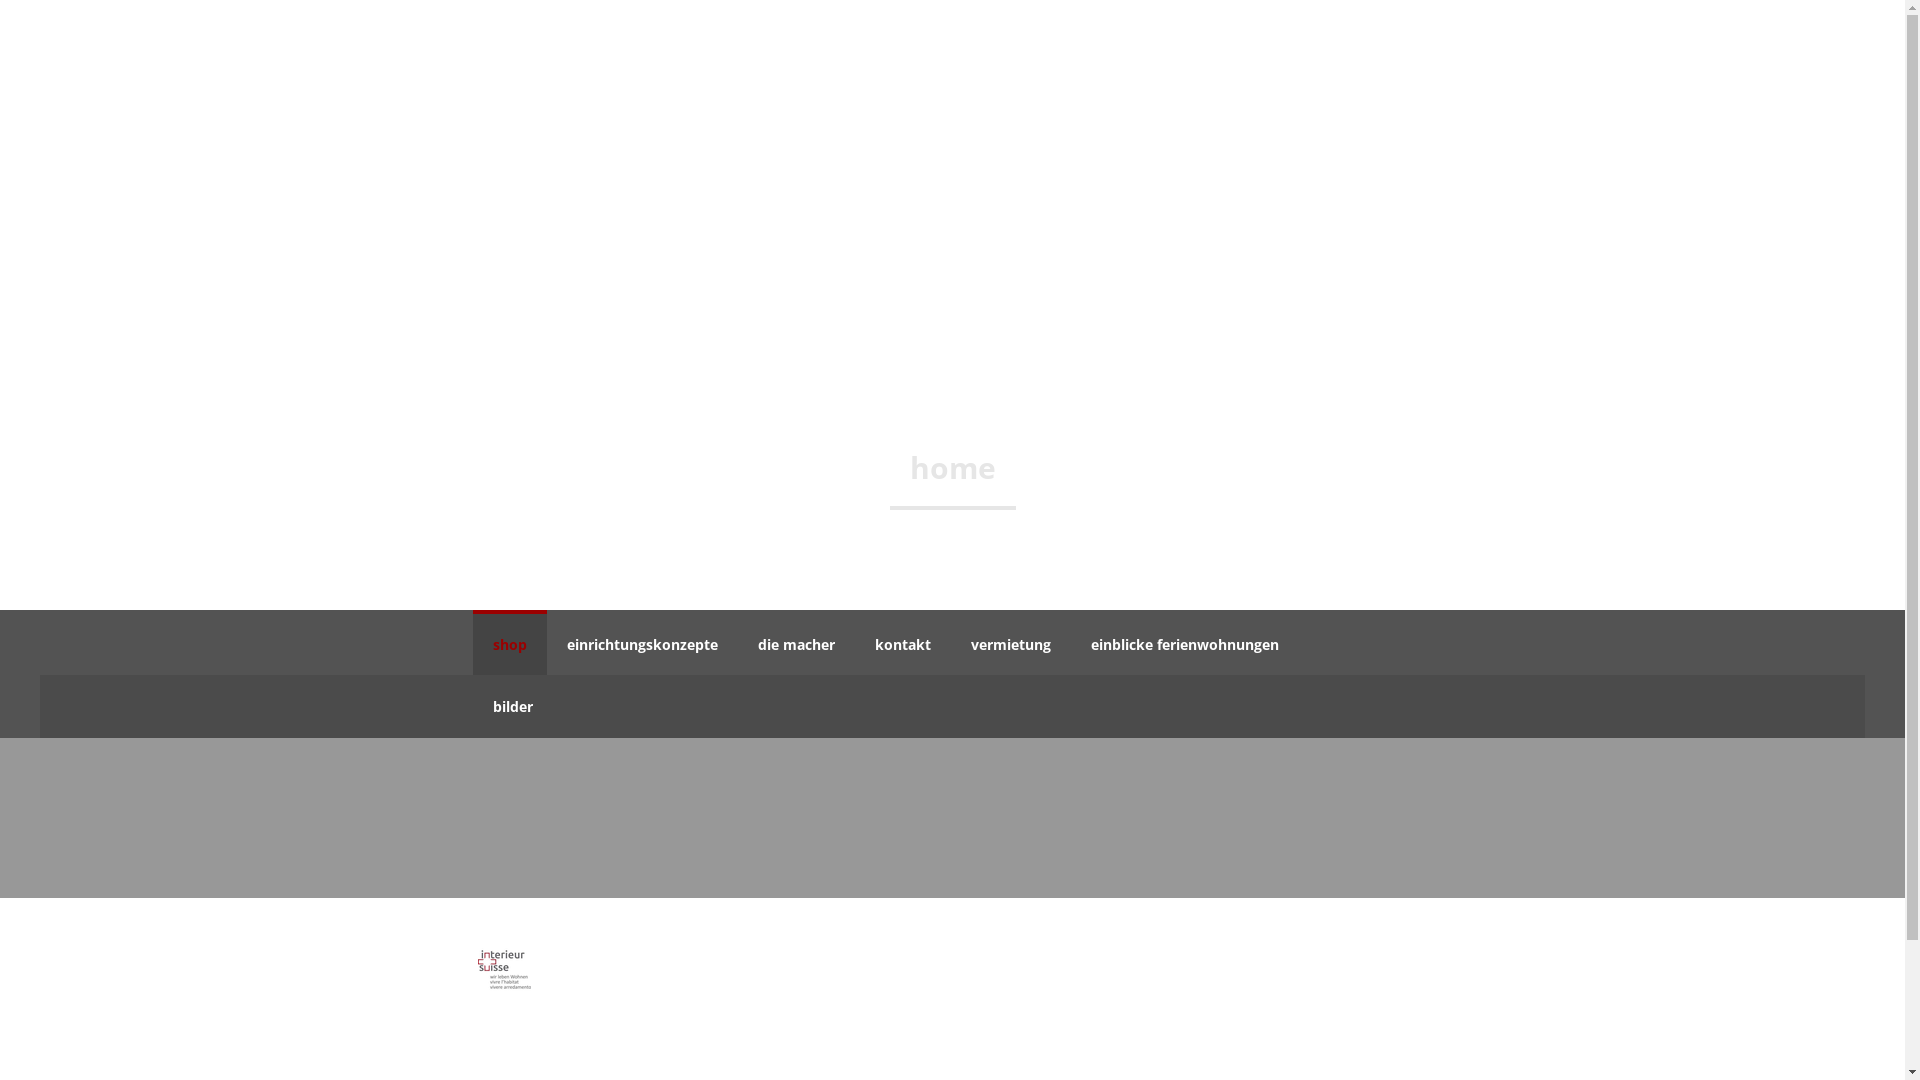 The image size is (1920, 1080). Describe the element at coordinates (512, 705) in the screenshot. I see `'bilder'` at that location.